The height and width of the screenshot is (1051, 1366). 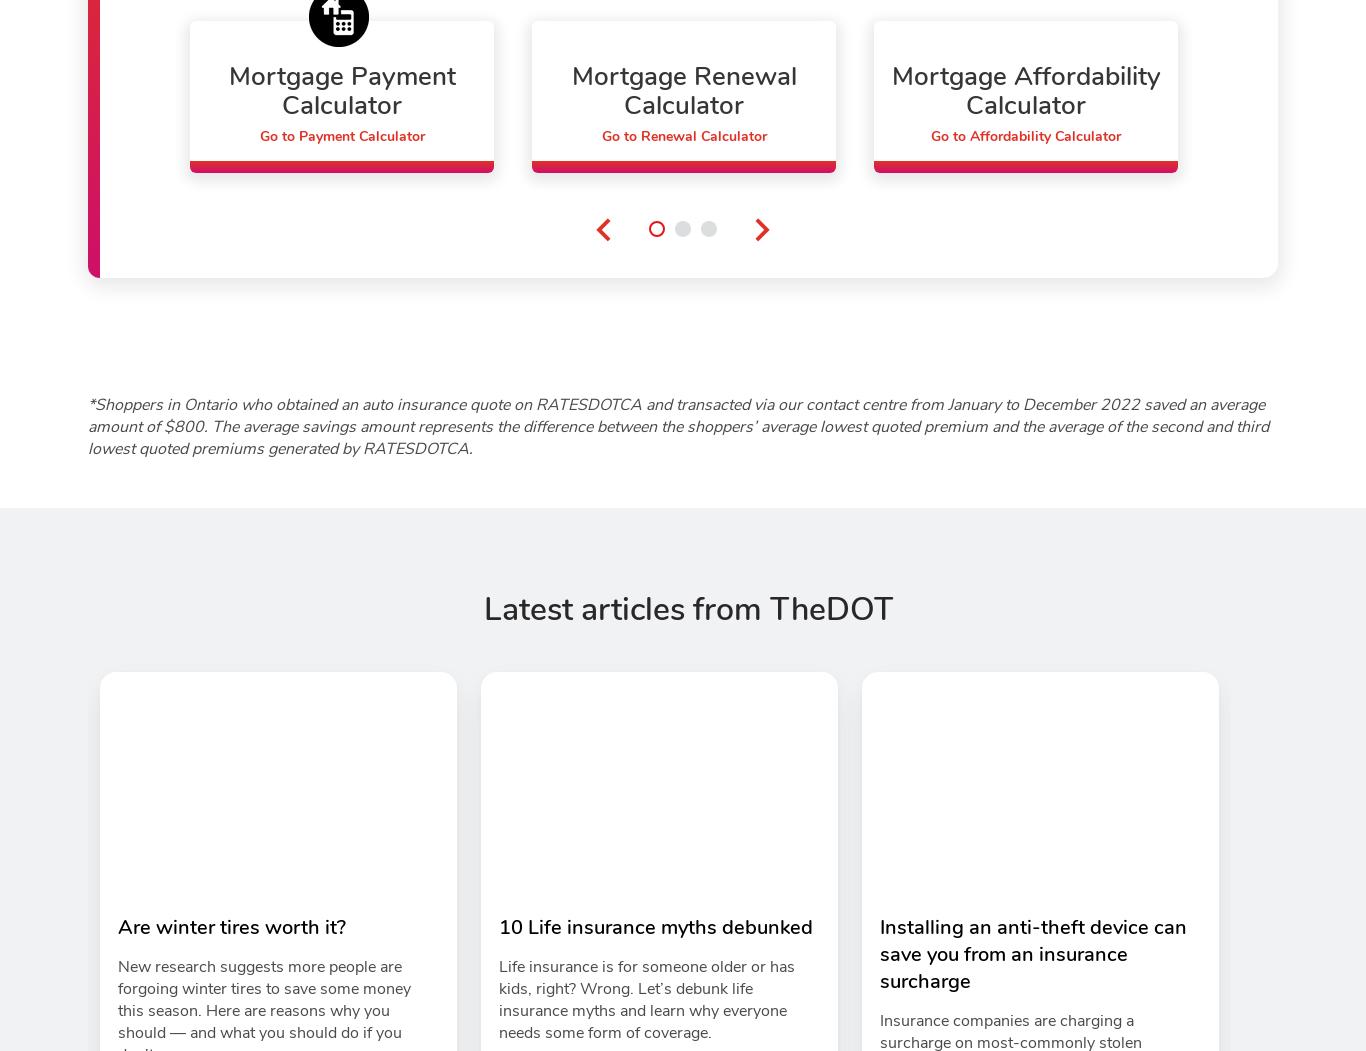 I want to click on 'Mortgage Renewal Calculator', so click(x=683, y=89).